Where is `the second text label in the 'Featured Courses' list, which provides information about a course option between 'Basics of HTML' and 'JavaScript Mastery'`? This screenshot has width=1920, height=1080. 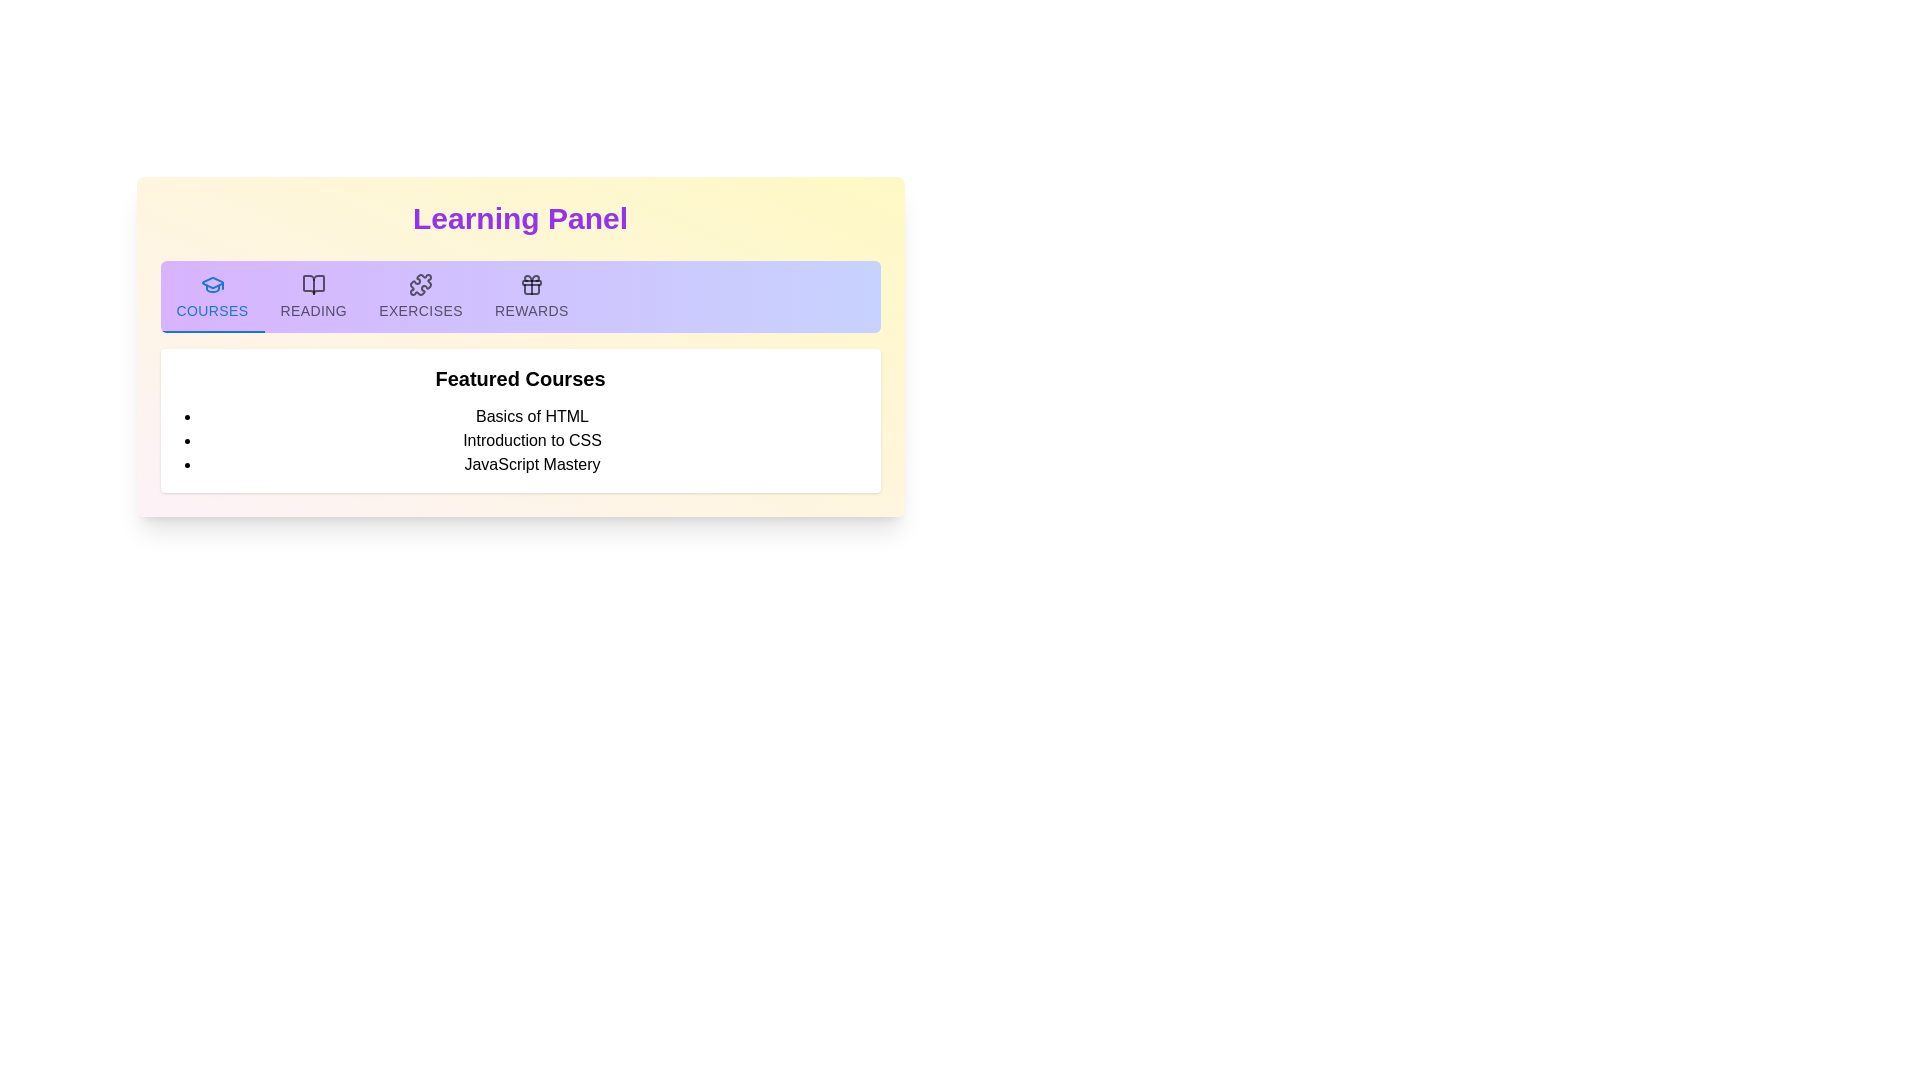 the second text label in the 'Featured Courses' list, which provides information about a course option between 'Basics of HTML' and 'JavaScript Mastery' is located at coordinates (532, 439).